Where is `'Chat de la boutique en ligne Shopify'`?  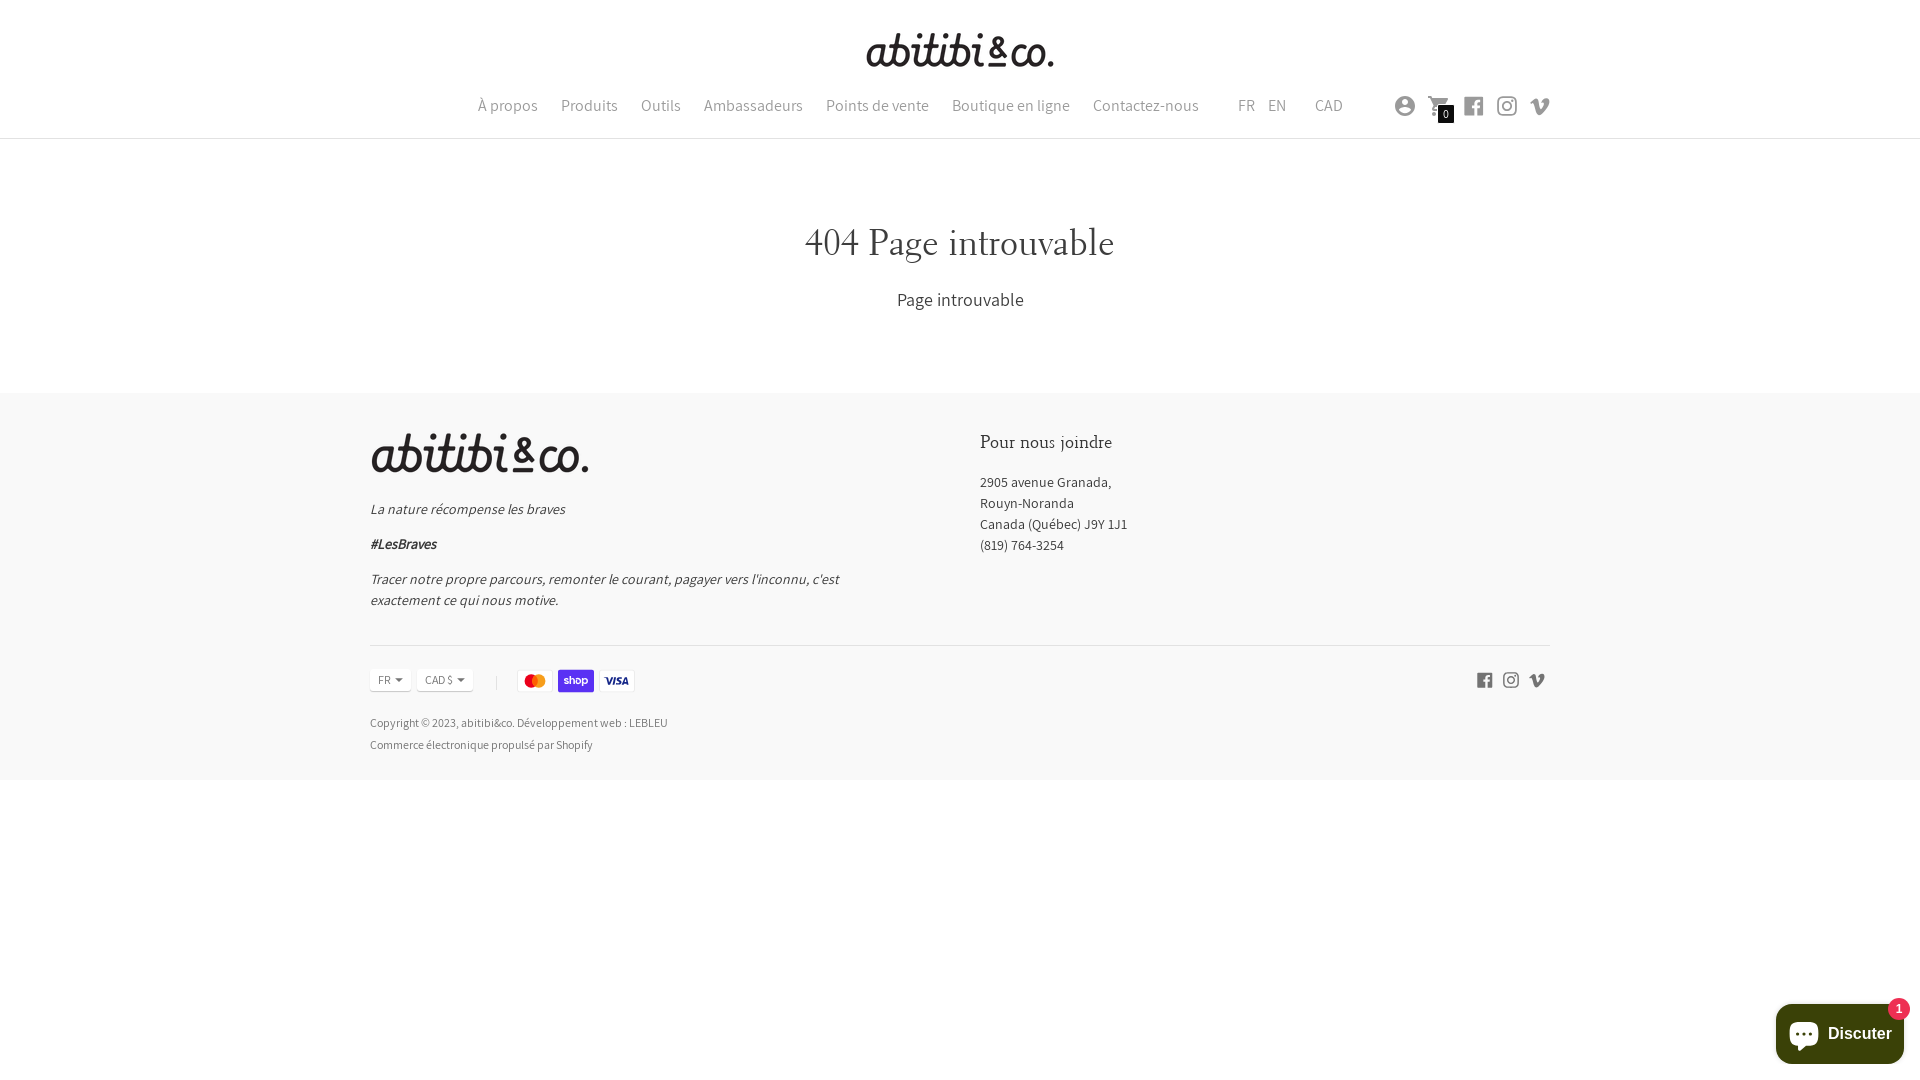
'Chat de la boutique en ligne Shopify' is located at coordinates (1839, 1029).